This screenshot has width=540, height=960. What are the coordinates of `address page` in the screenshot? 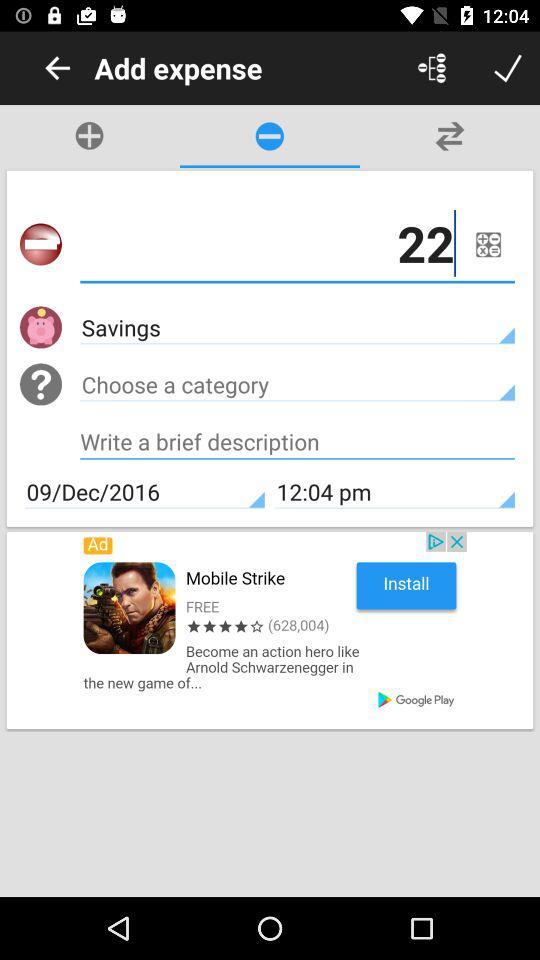 It's located at (296, 444).